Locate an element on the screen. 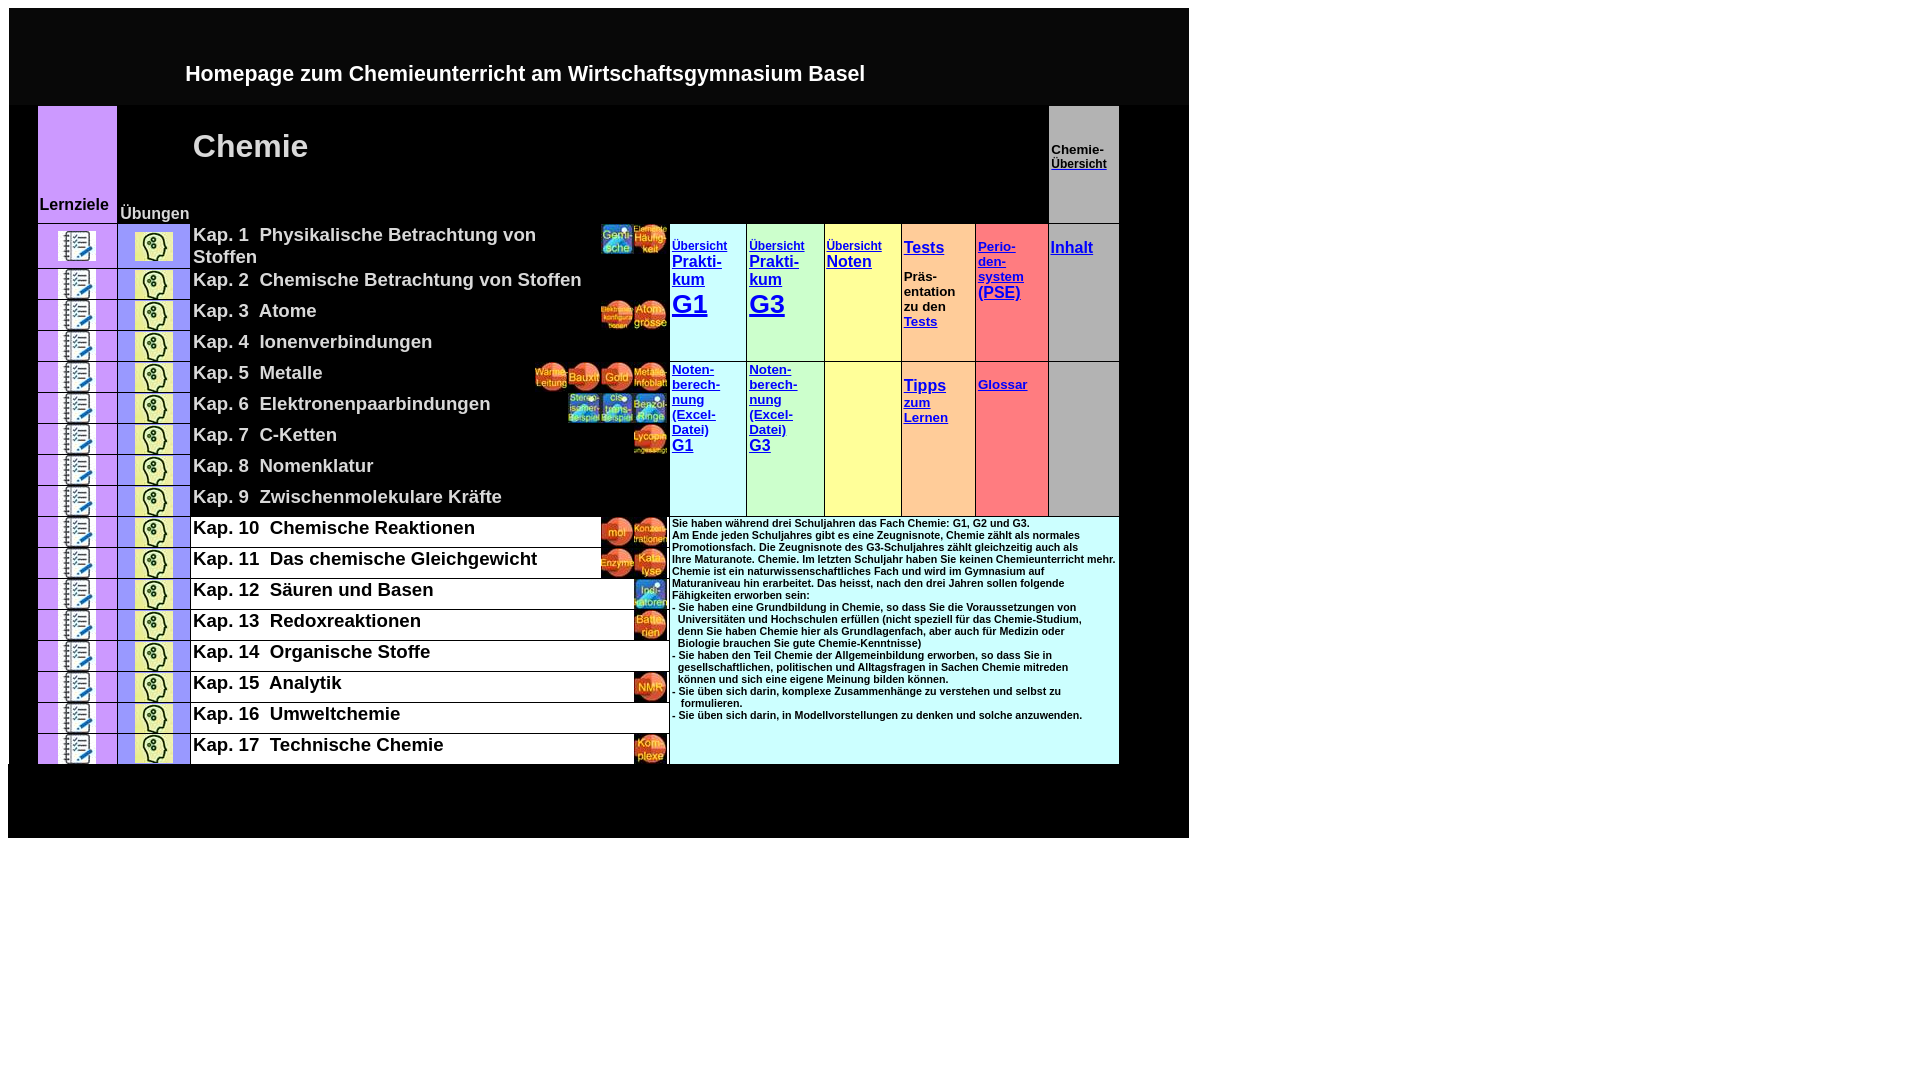 This screenshot has height=1080, width=1920. 'berech-nung' is located at coordinates (771, 392).